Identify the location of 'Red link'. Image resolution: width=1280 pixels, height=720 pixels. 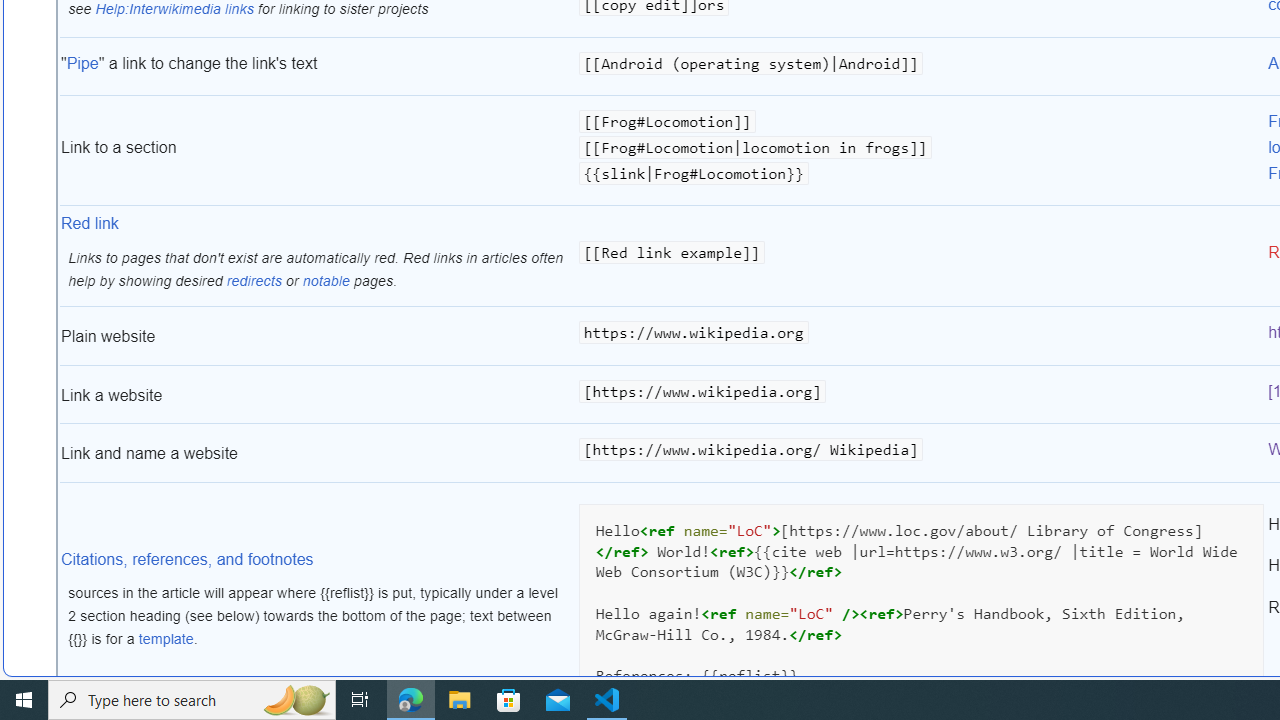
(89, 224).